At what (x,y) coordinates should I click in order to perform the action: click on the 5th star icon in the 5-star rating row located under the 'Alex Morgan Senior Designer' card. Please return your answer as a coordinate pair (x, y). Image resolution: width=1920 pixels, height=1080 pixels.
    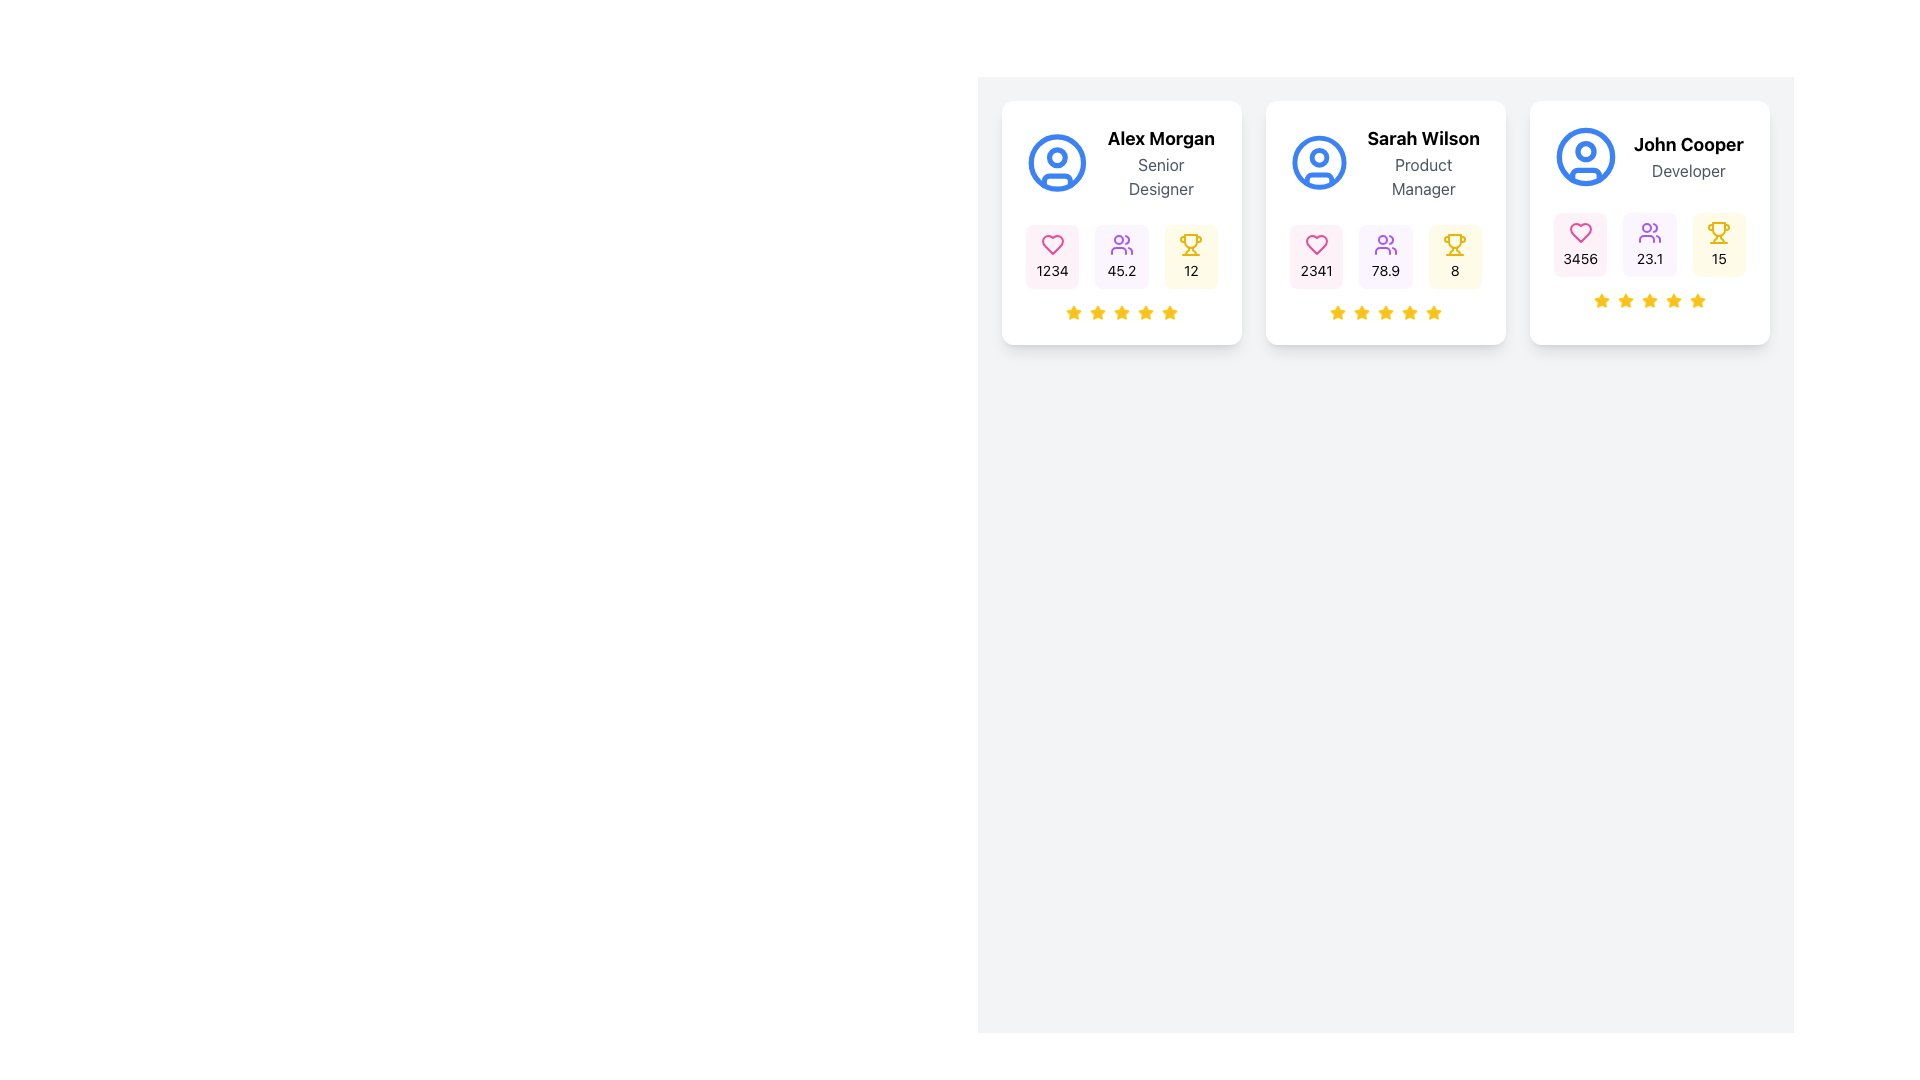
    Looking at the image, I should click on (1170, 312).